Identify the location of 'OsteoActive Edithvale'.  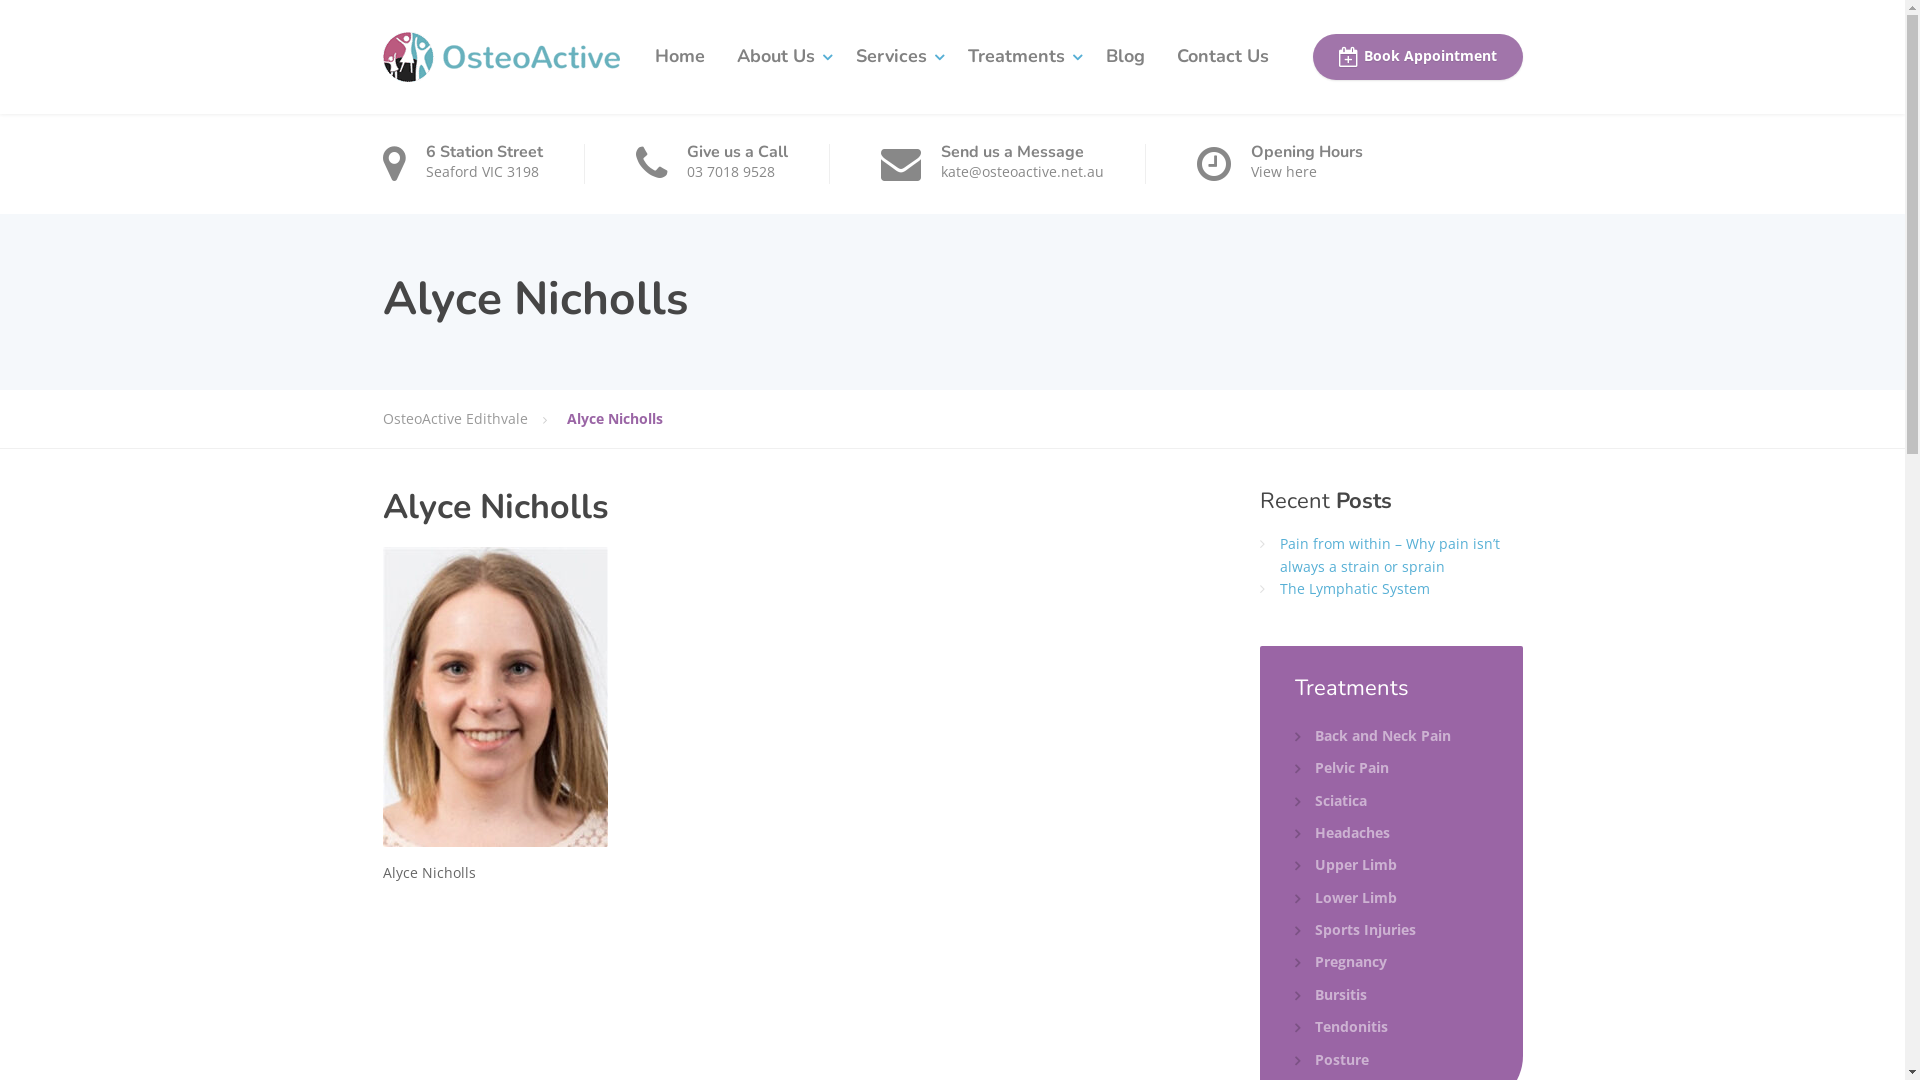
(473, 418).